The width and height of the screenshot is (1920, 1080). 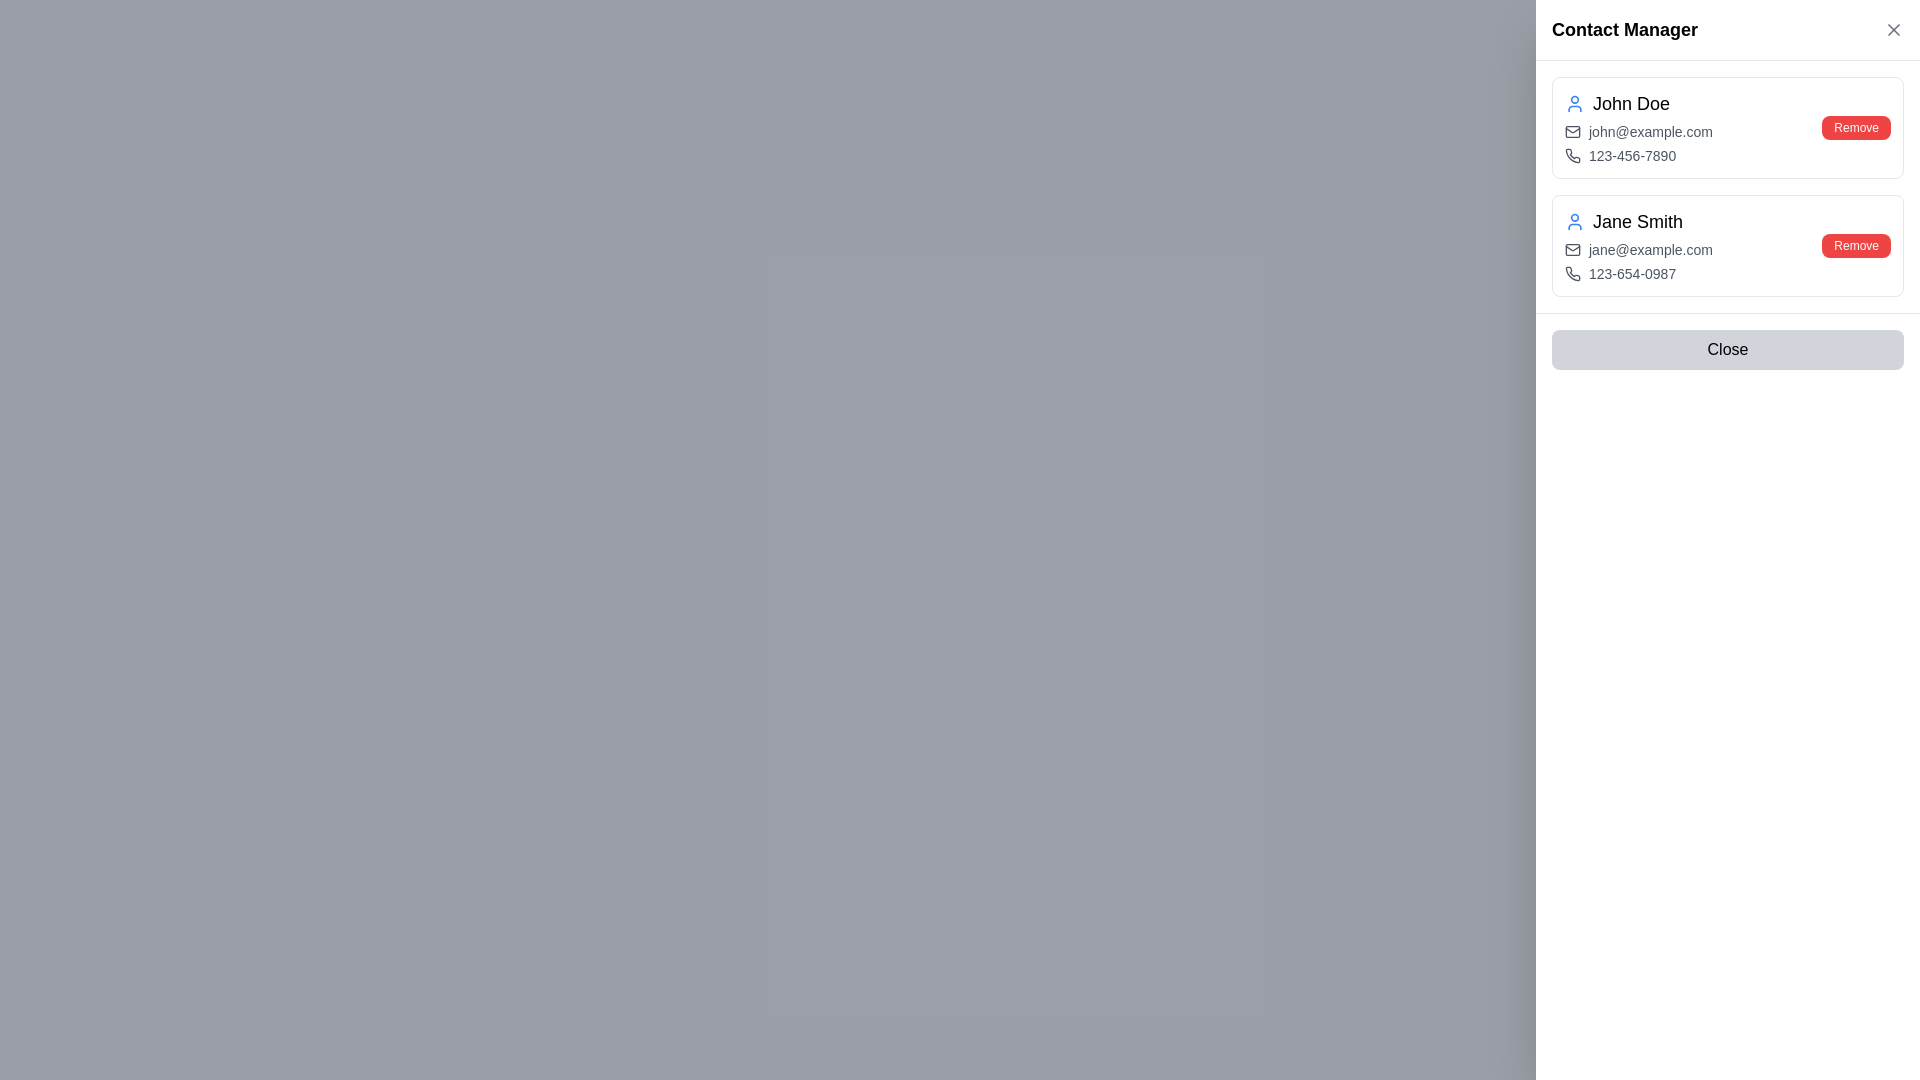 What do you see at coordinates (1638, 249) in the screenshot?
I see `the static text displaying the email address 'jane@example.com' associated with the contact 'Jane Smith', located in the contact card above the phone number '123-654-0987'` at bounding box center [1638, 249].